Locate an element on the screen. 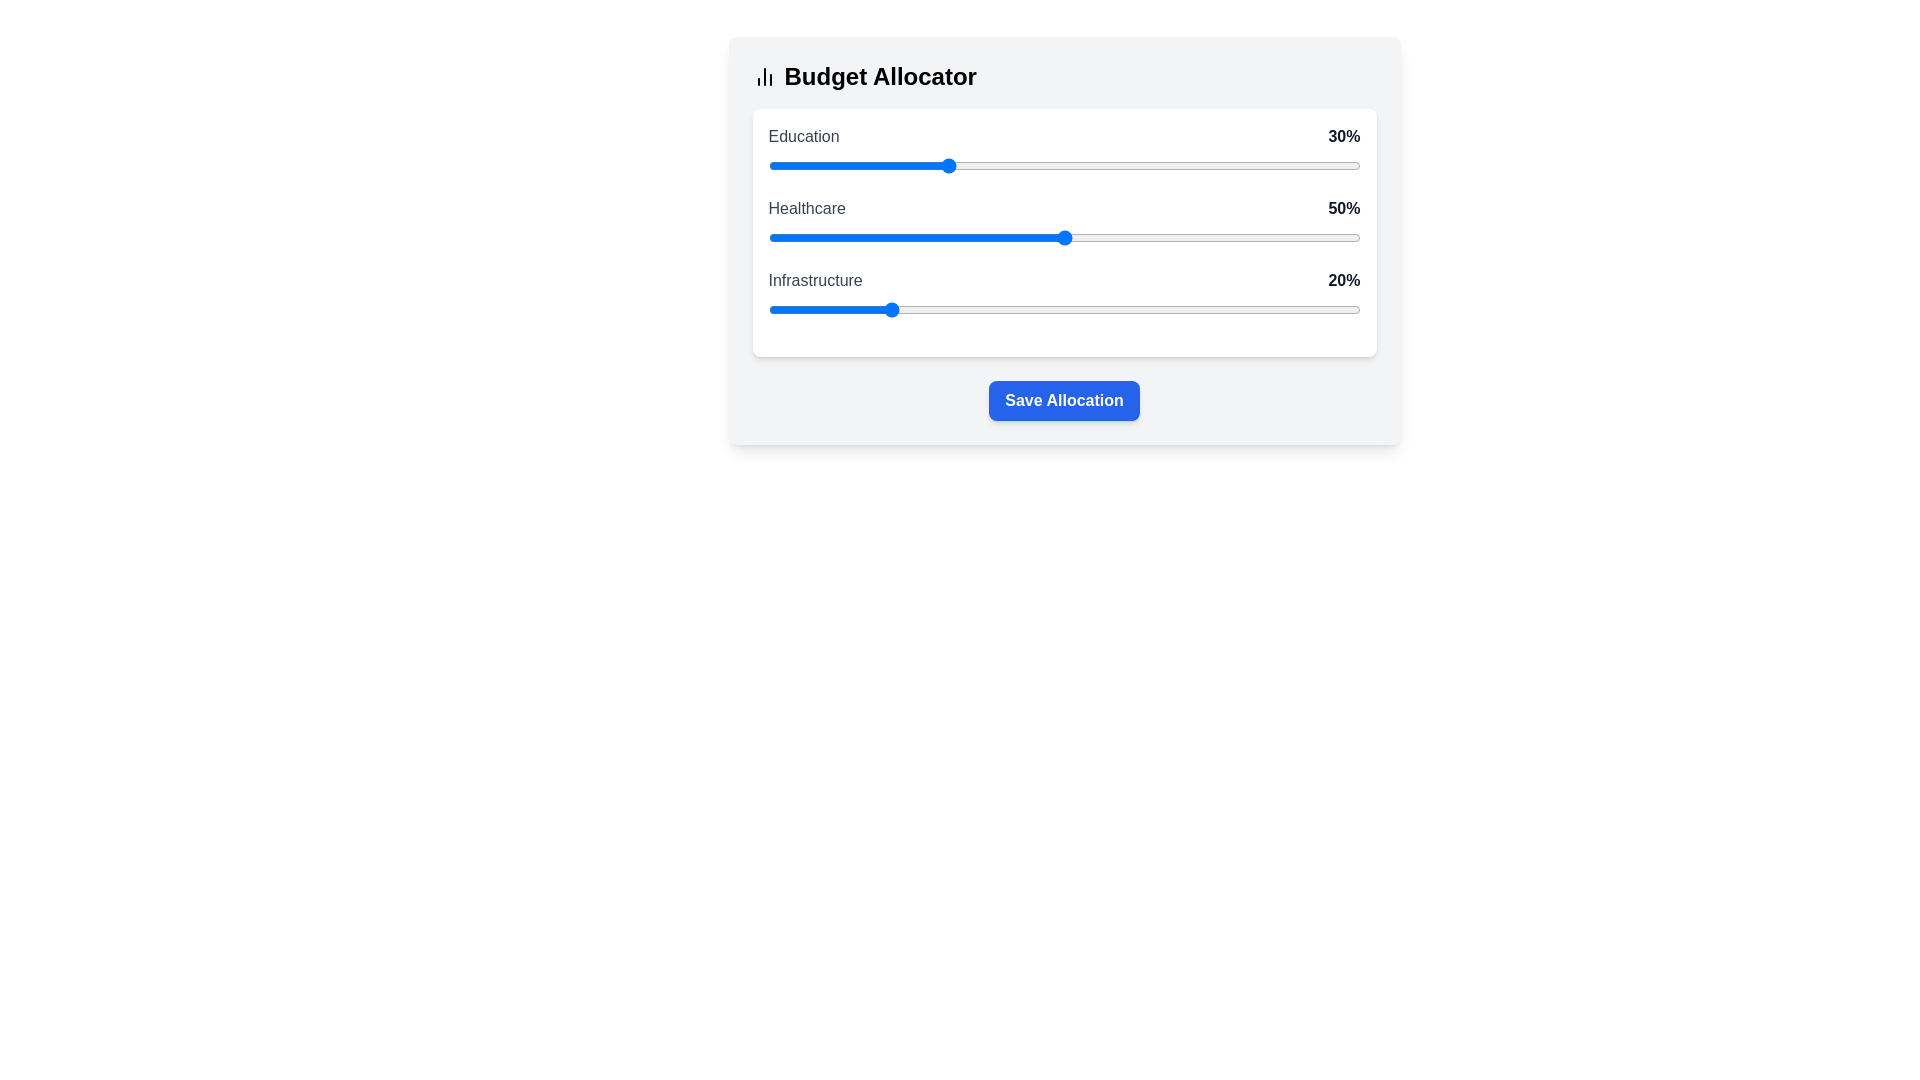  the bar chart icon located to the left of the 'Budget Allocator' text in the header section of the interface is located at coordinates (763, 76).